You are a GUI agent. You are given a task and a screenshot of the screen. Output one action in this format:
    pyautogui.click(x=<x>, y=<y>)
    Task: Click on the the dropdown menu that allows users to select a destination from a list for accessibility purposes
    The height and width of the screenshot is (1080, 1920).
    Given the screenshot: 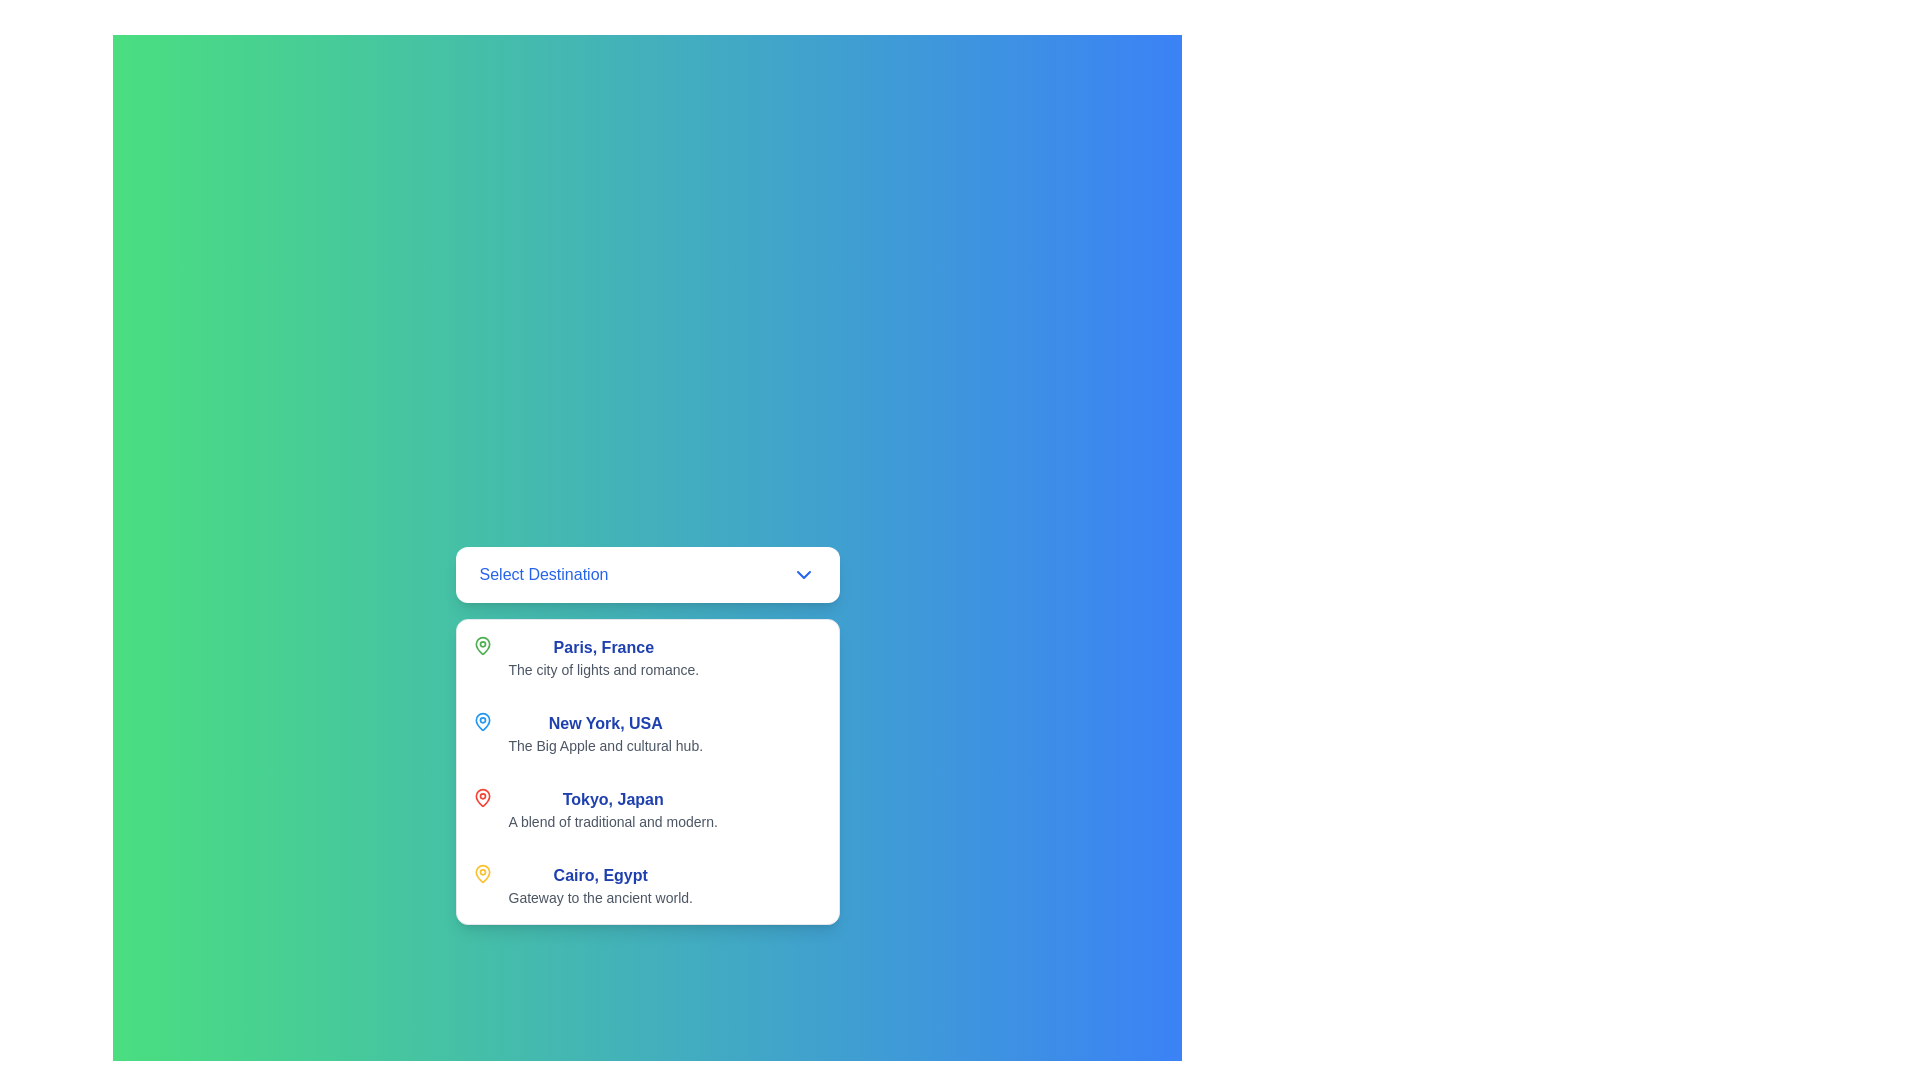 What is the action you would take?
    pyautogui.click(x=647, y=574)
    